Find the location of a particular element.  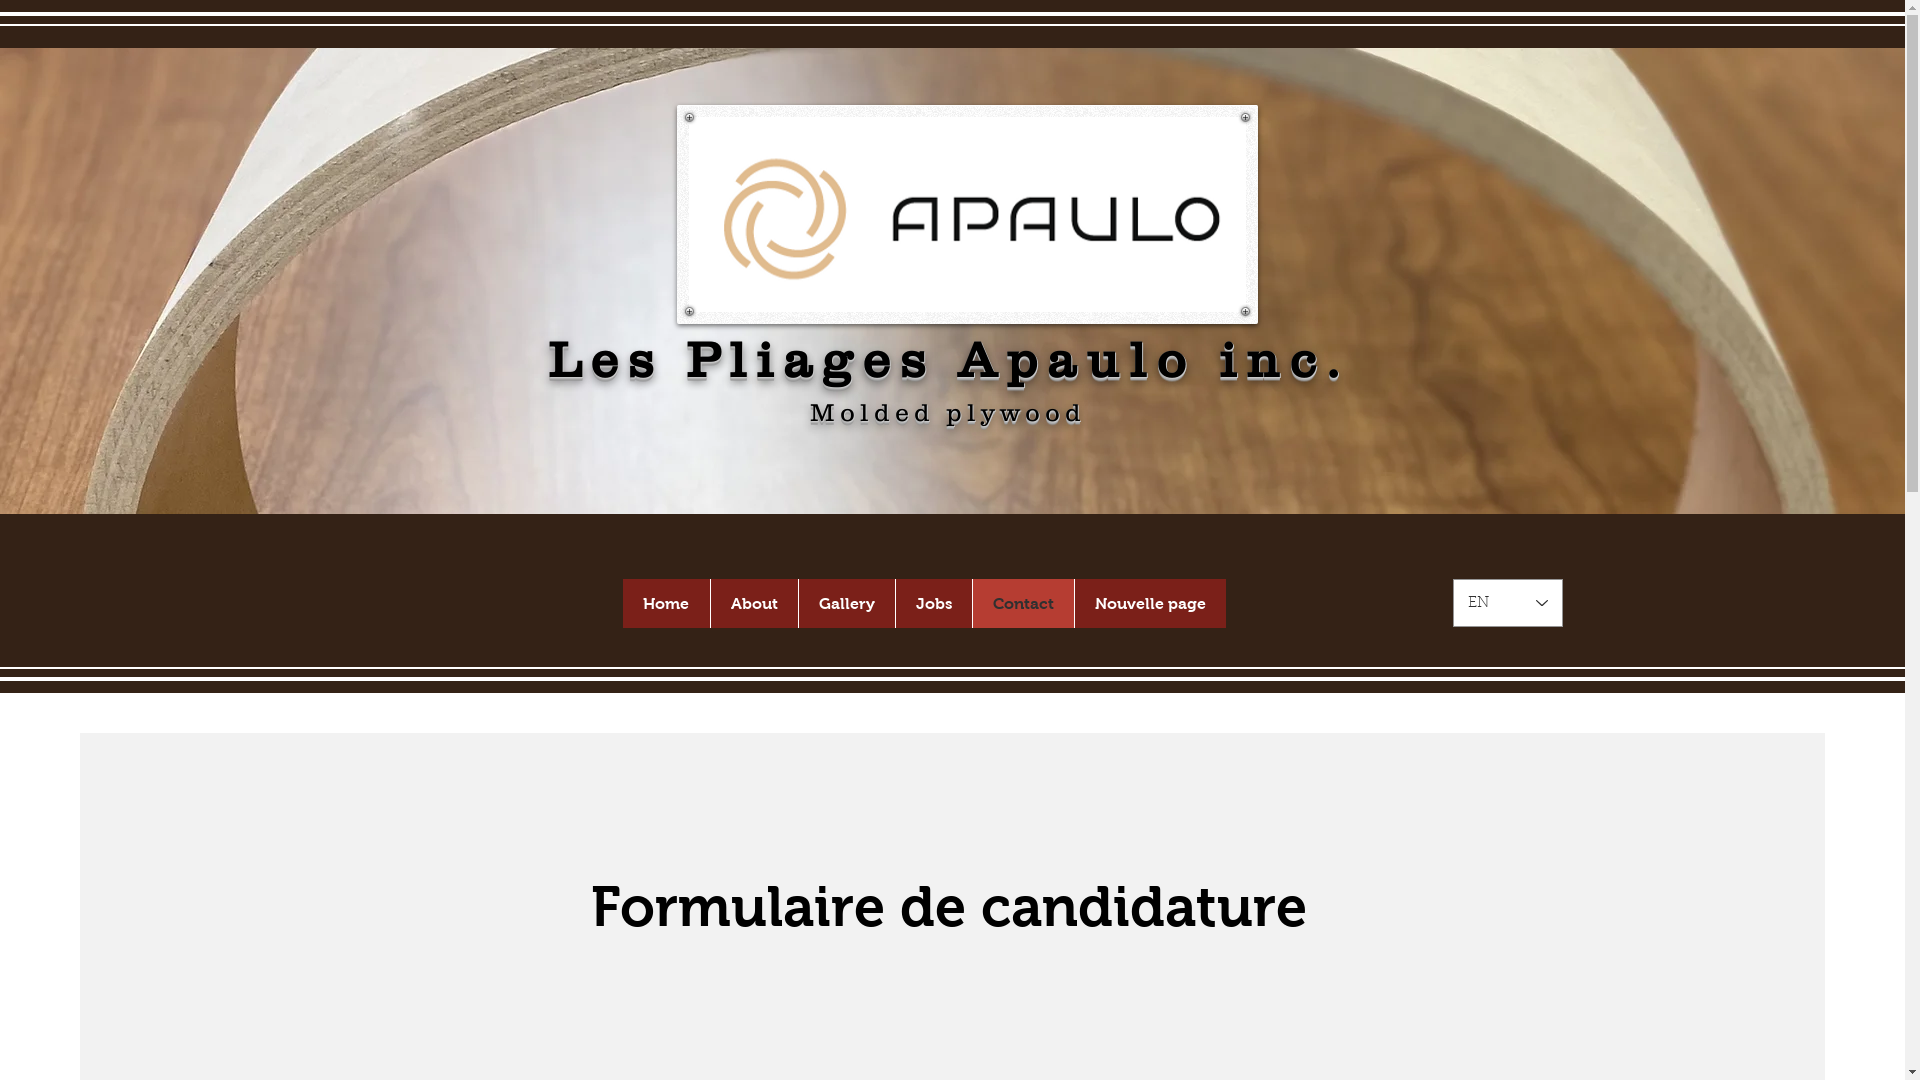

'Home' is located at coordinates (665, 602).